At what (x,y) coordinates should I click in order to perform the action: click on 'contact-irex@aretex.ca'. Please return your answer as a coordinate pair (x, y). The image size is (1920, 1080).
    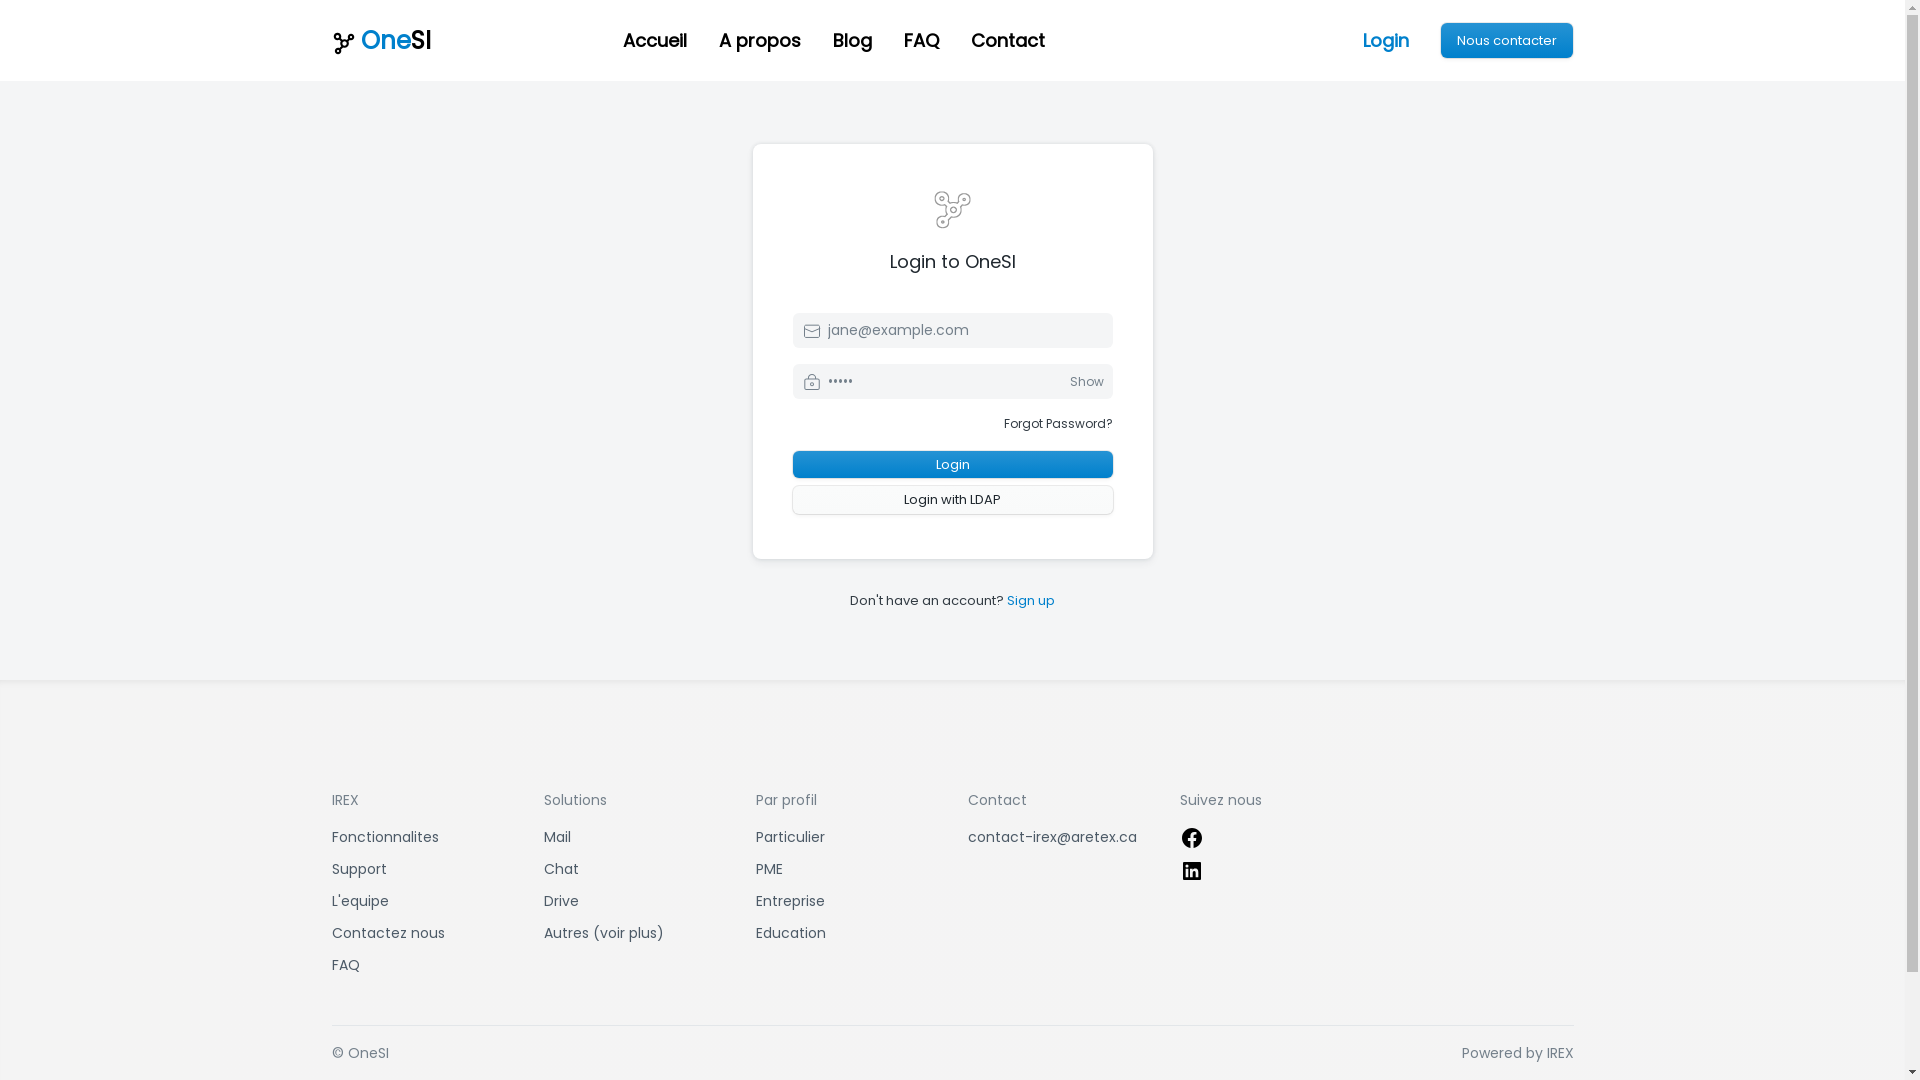
    Looking at the image, I should click on (968, 837).